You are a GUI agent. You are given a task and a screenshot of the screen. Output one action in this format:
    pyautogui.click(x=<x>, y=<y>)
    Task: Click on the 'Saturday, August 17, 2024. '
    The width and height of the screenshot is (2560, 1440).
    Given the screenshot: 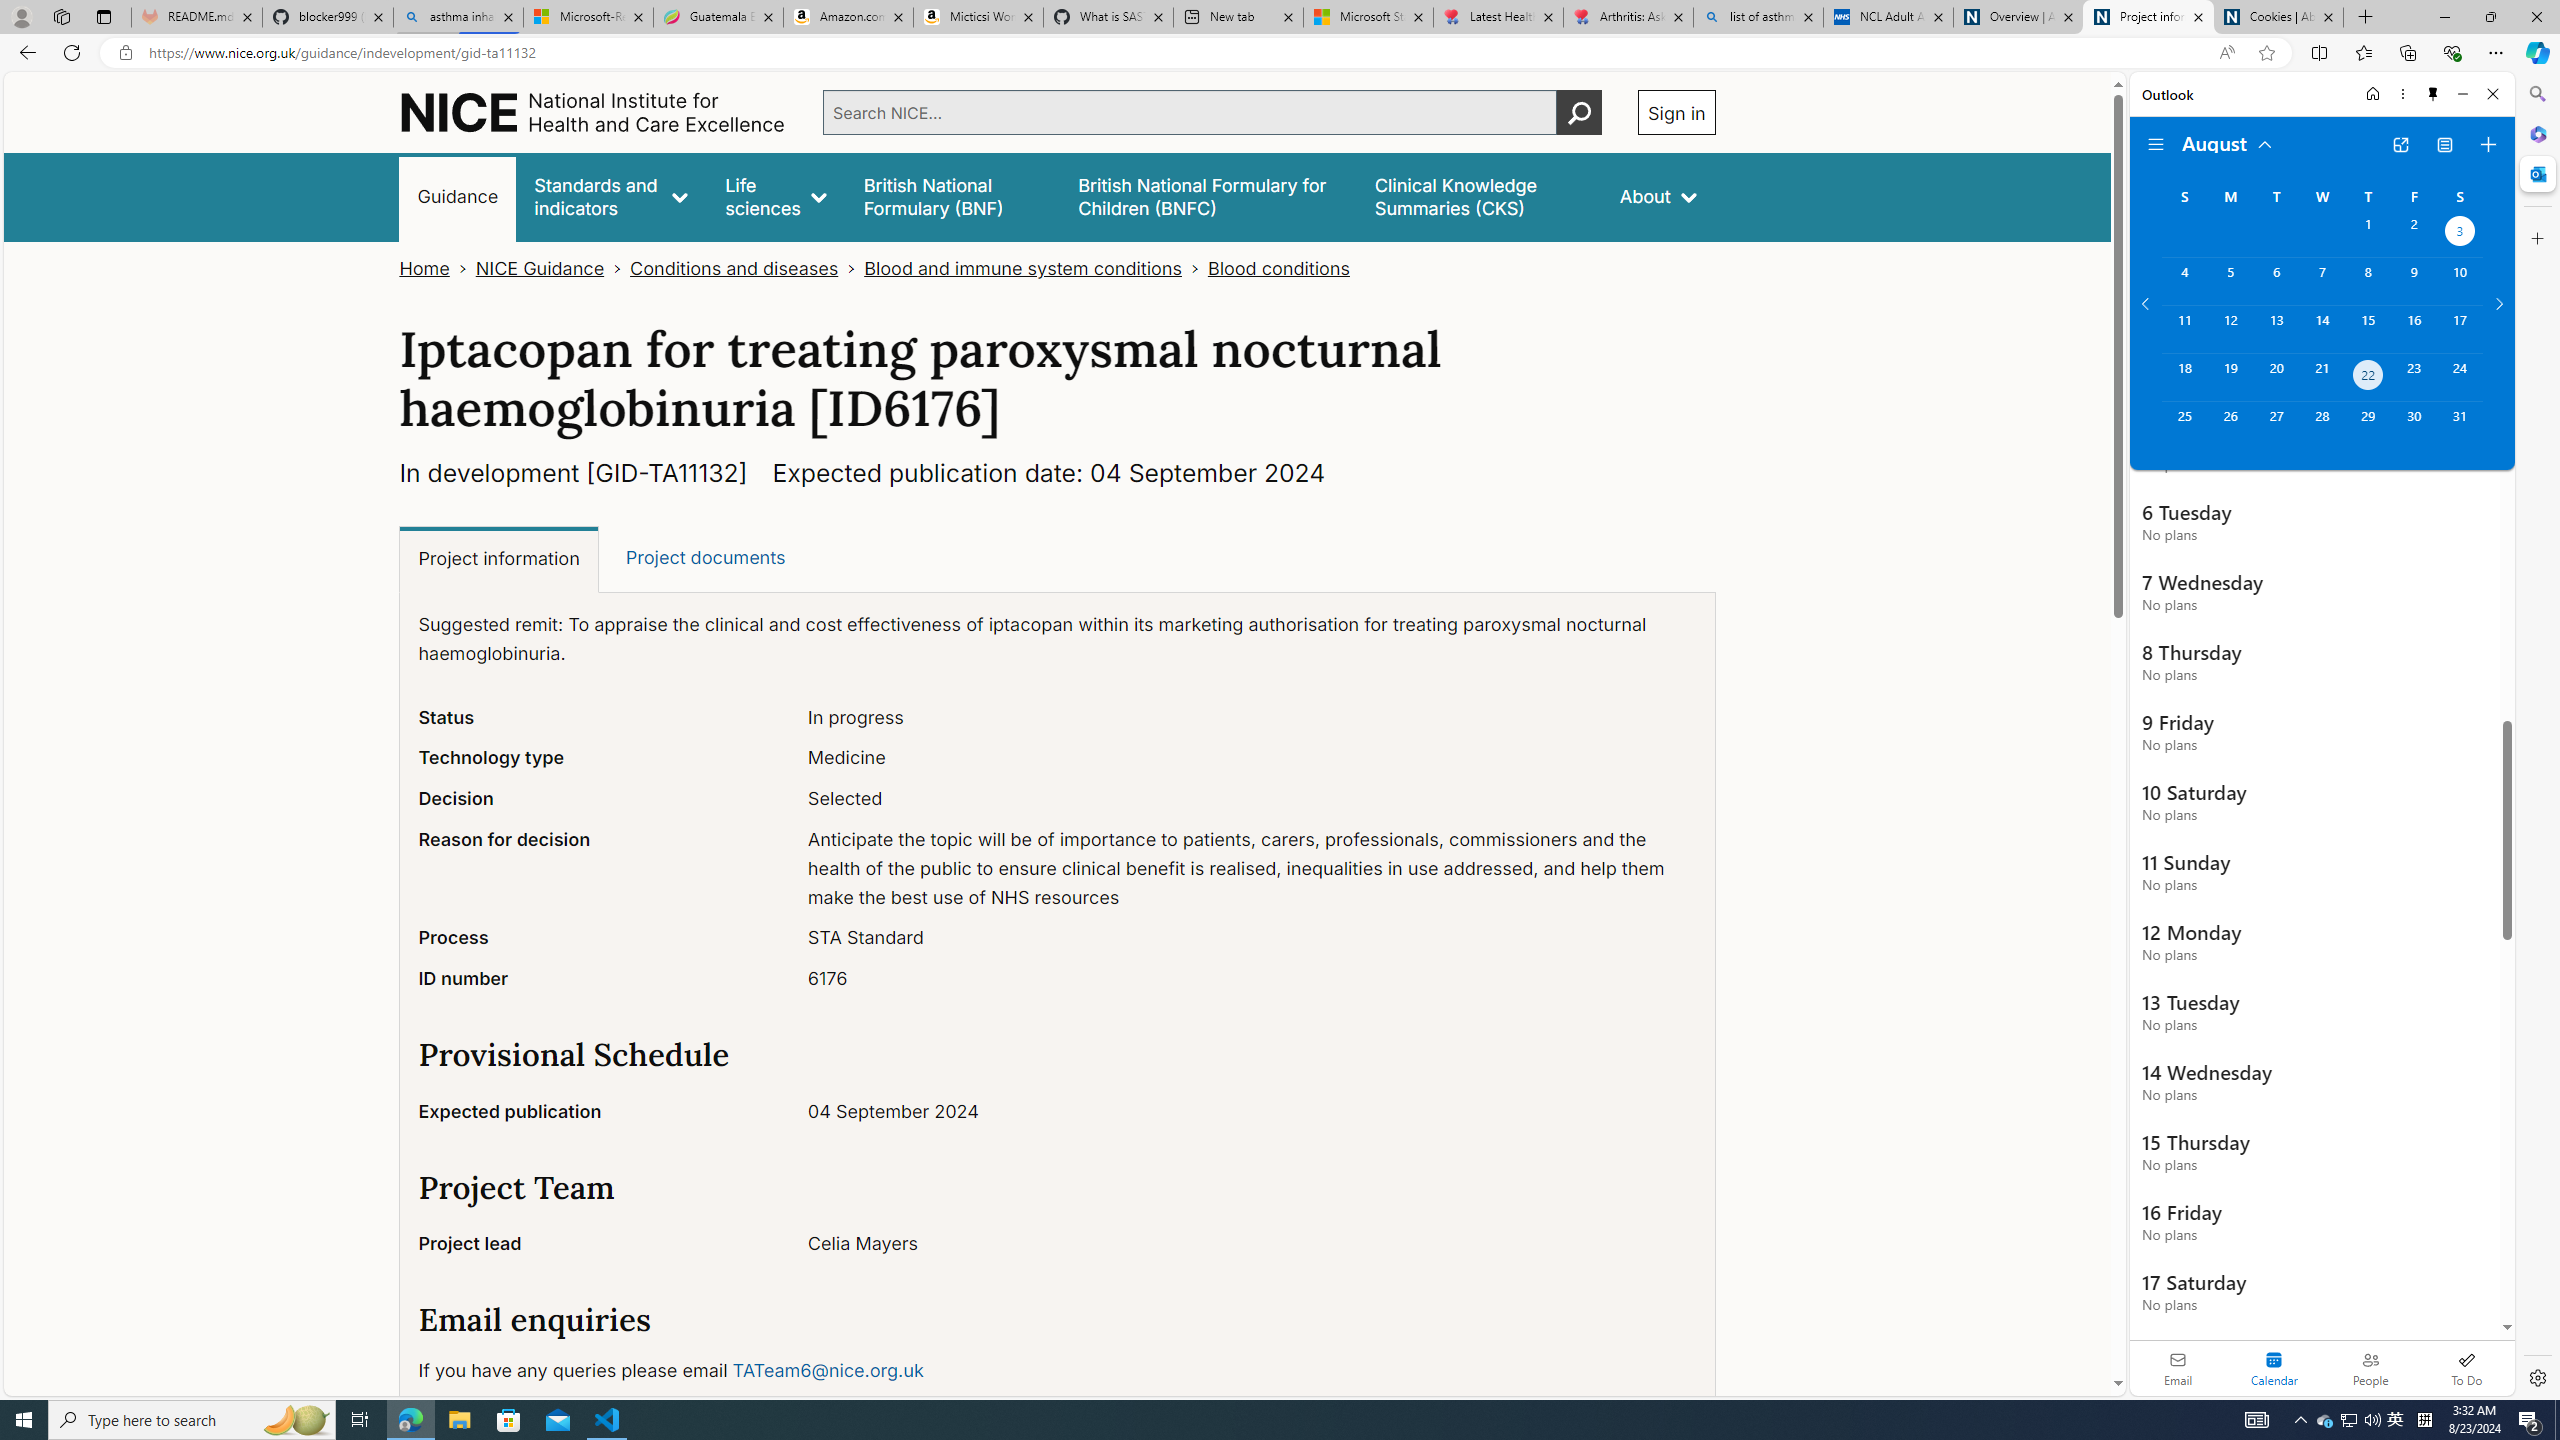 What is the action you would take?
    pyautogui.click(x=2459, y=329)
    